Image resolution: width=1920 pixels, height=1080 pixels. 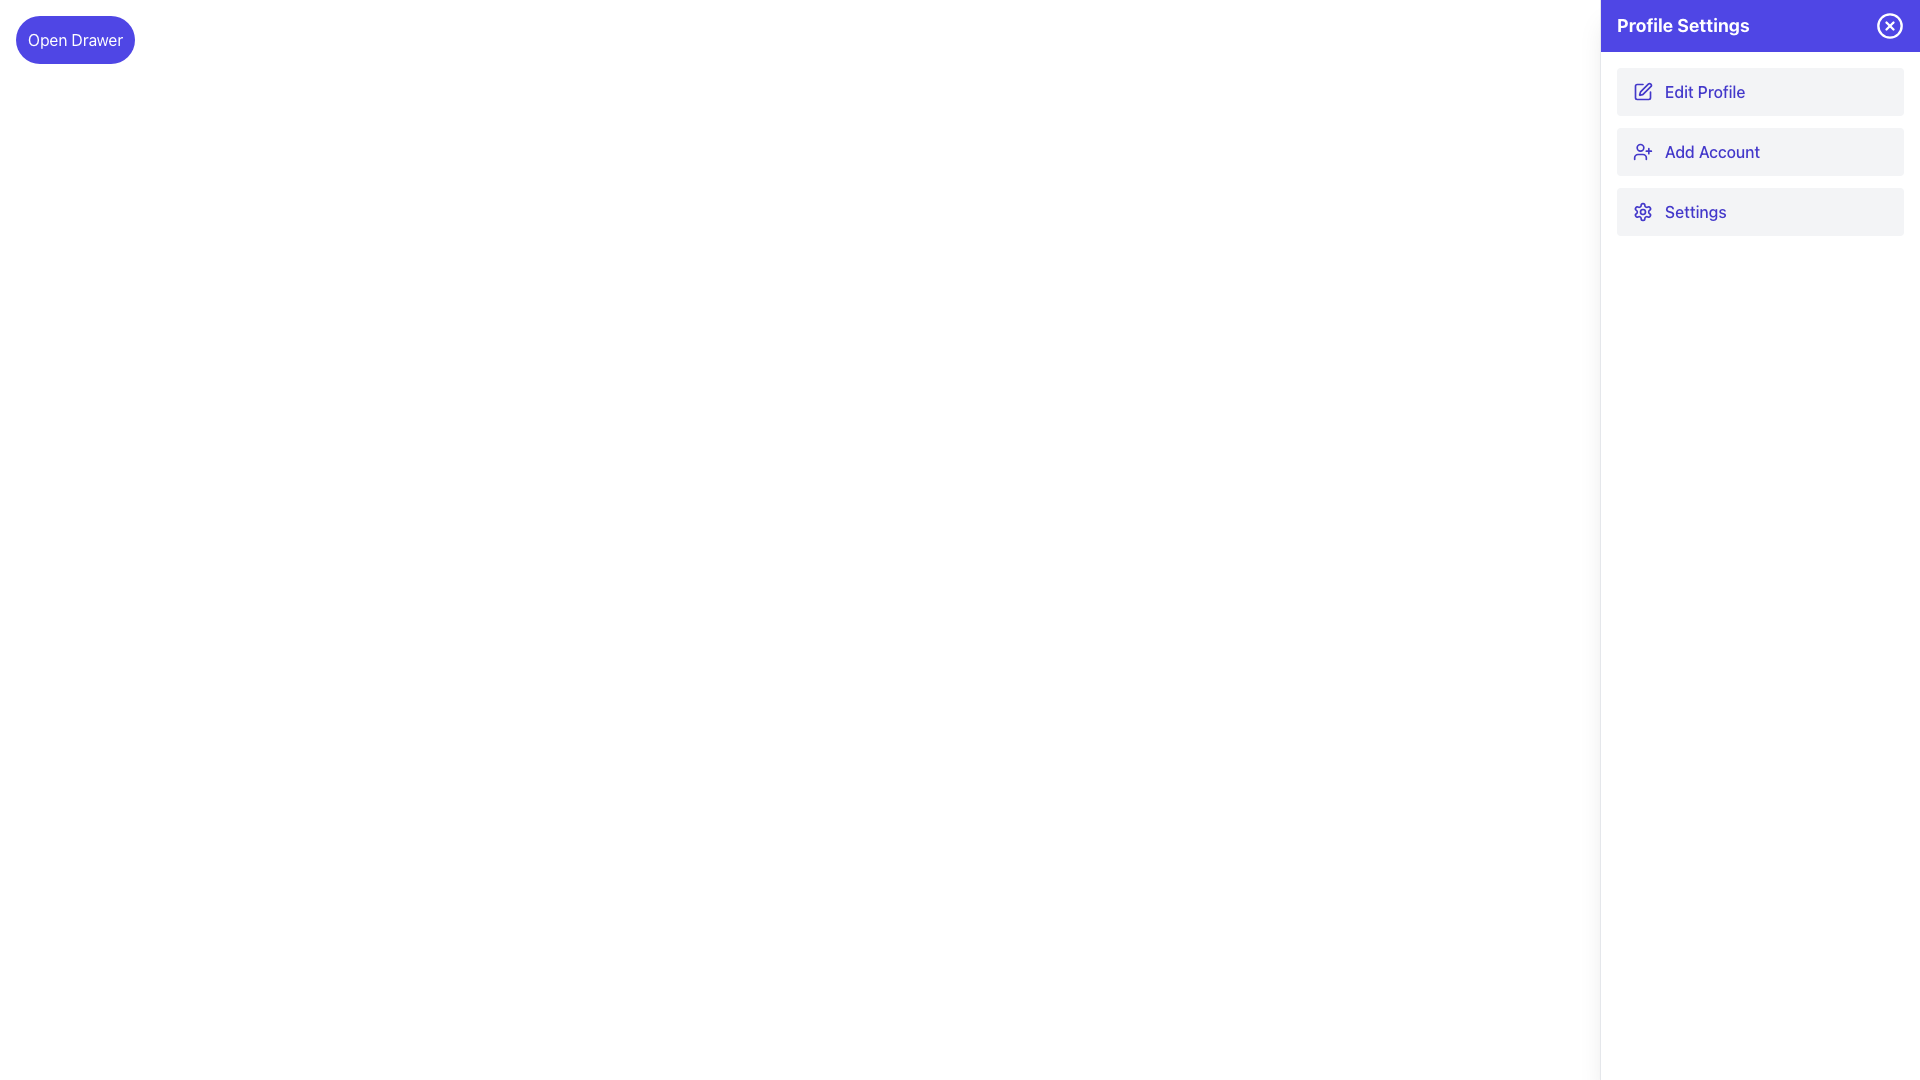 What do you see at coordinates (1642, 212) in the screenshot?
I see `the settings icon located within the 'Settings' button of the 'Profile Settings' panel, positioned near the top-right corner of the interface` at bounding box center [1642, 212].